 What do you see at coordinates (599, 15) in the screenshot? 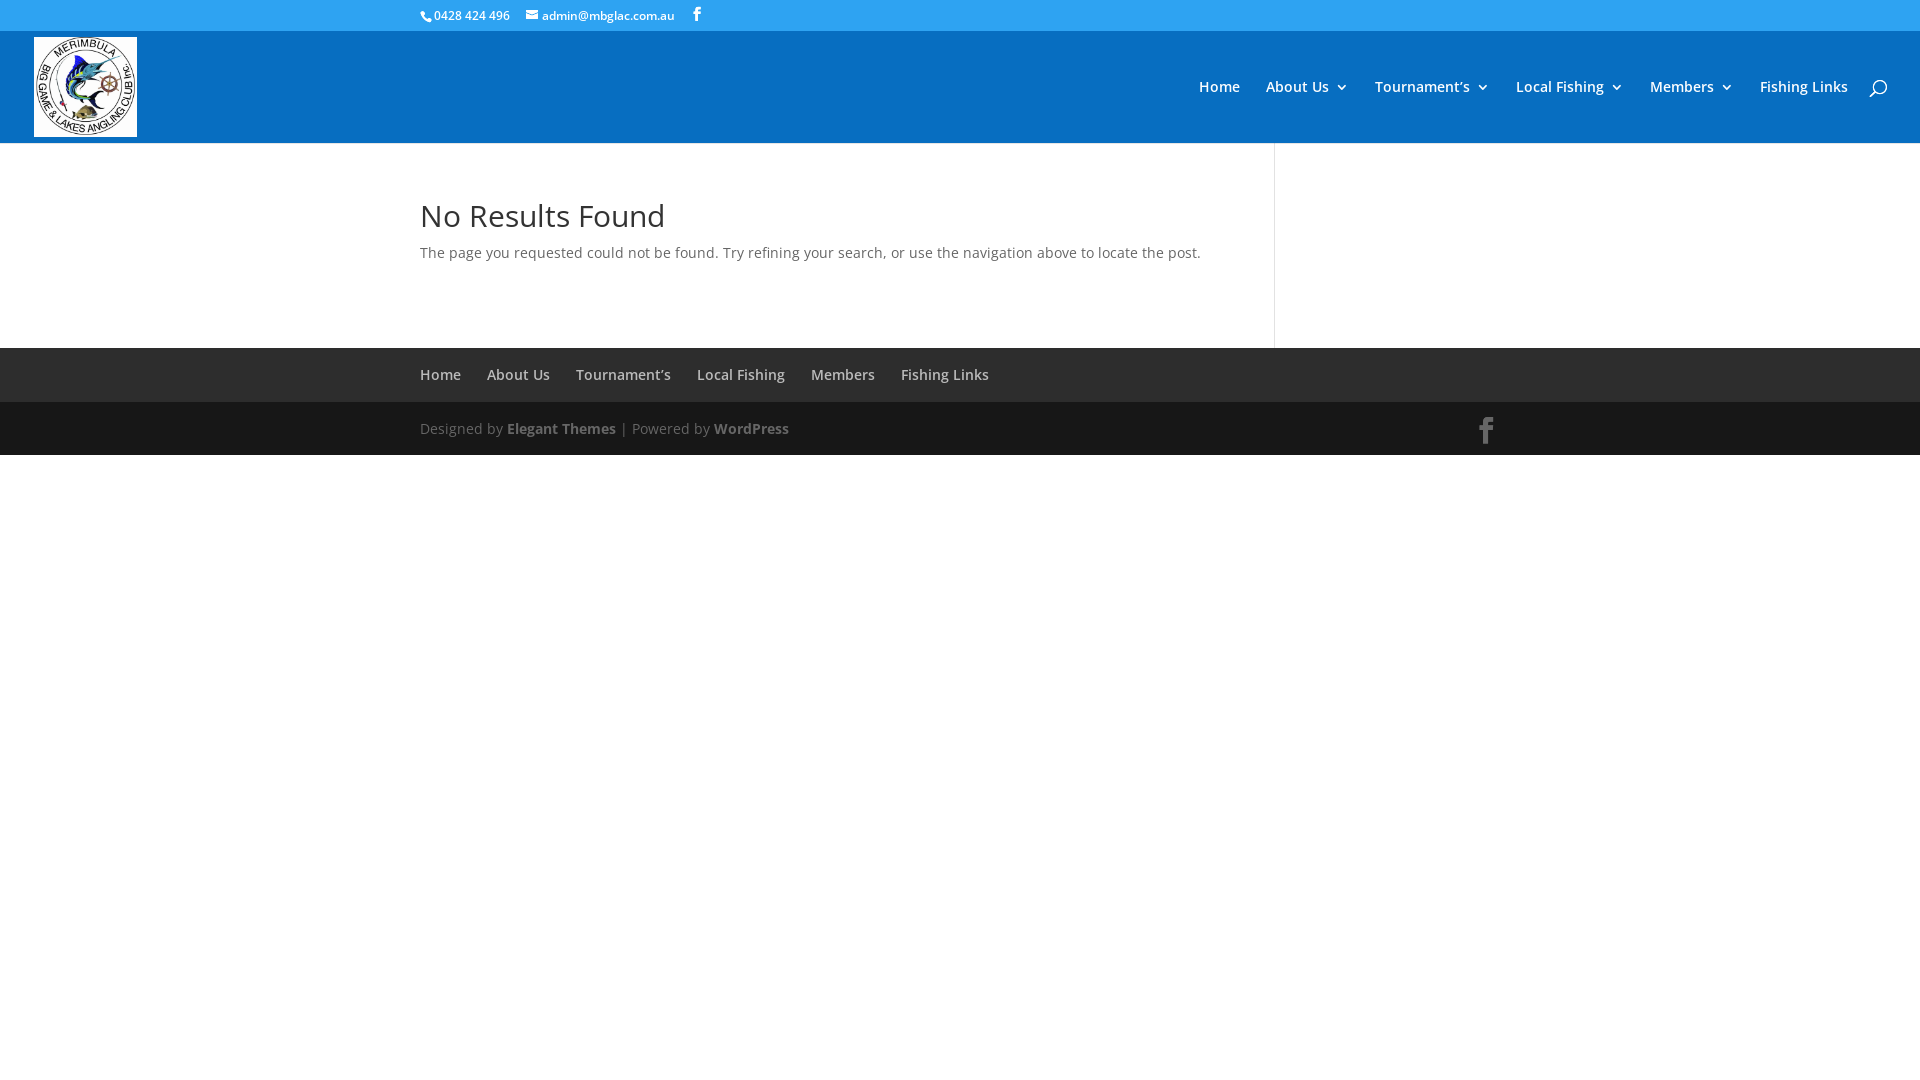
I see `'admin@mbglac.com.au'` at bounding box center [599, 15].